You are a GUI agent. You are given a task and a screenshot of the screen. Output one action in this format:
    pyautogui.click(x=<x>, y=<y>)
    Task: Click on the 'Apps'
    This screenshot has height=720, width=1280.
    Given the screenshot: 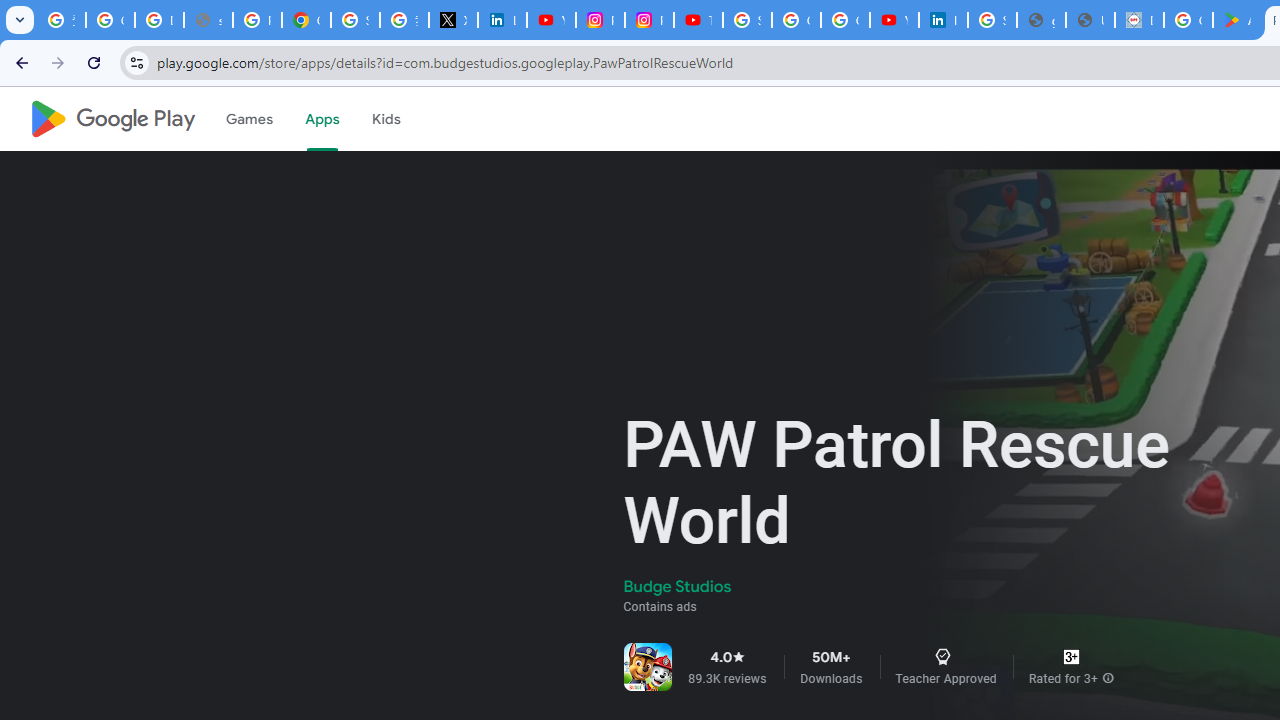 What is the action you would take?
    pyautogui.click(x=321, y=119)
    